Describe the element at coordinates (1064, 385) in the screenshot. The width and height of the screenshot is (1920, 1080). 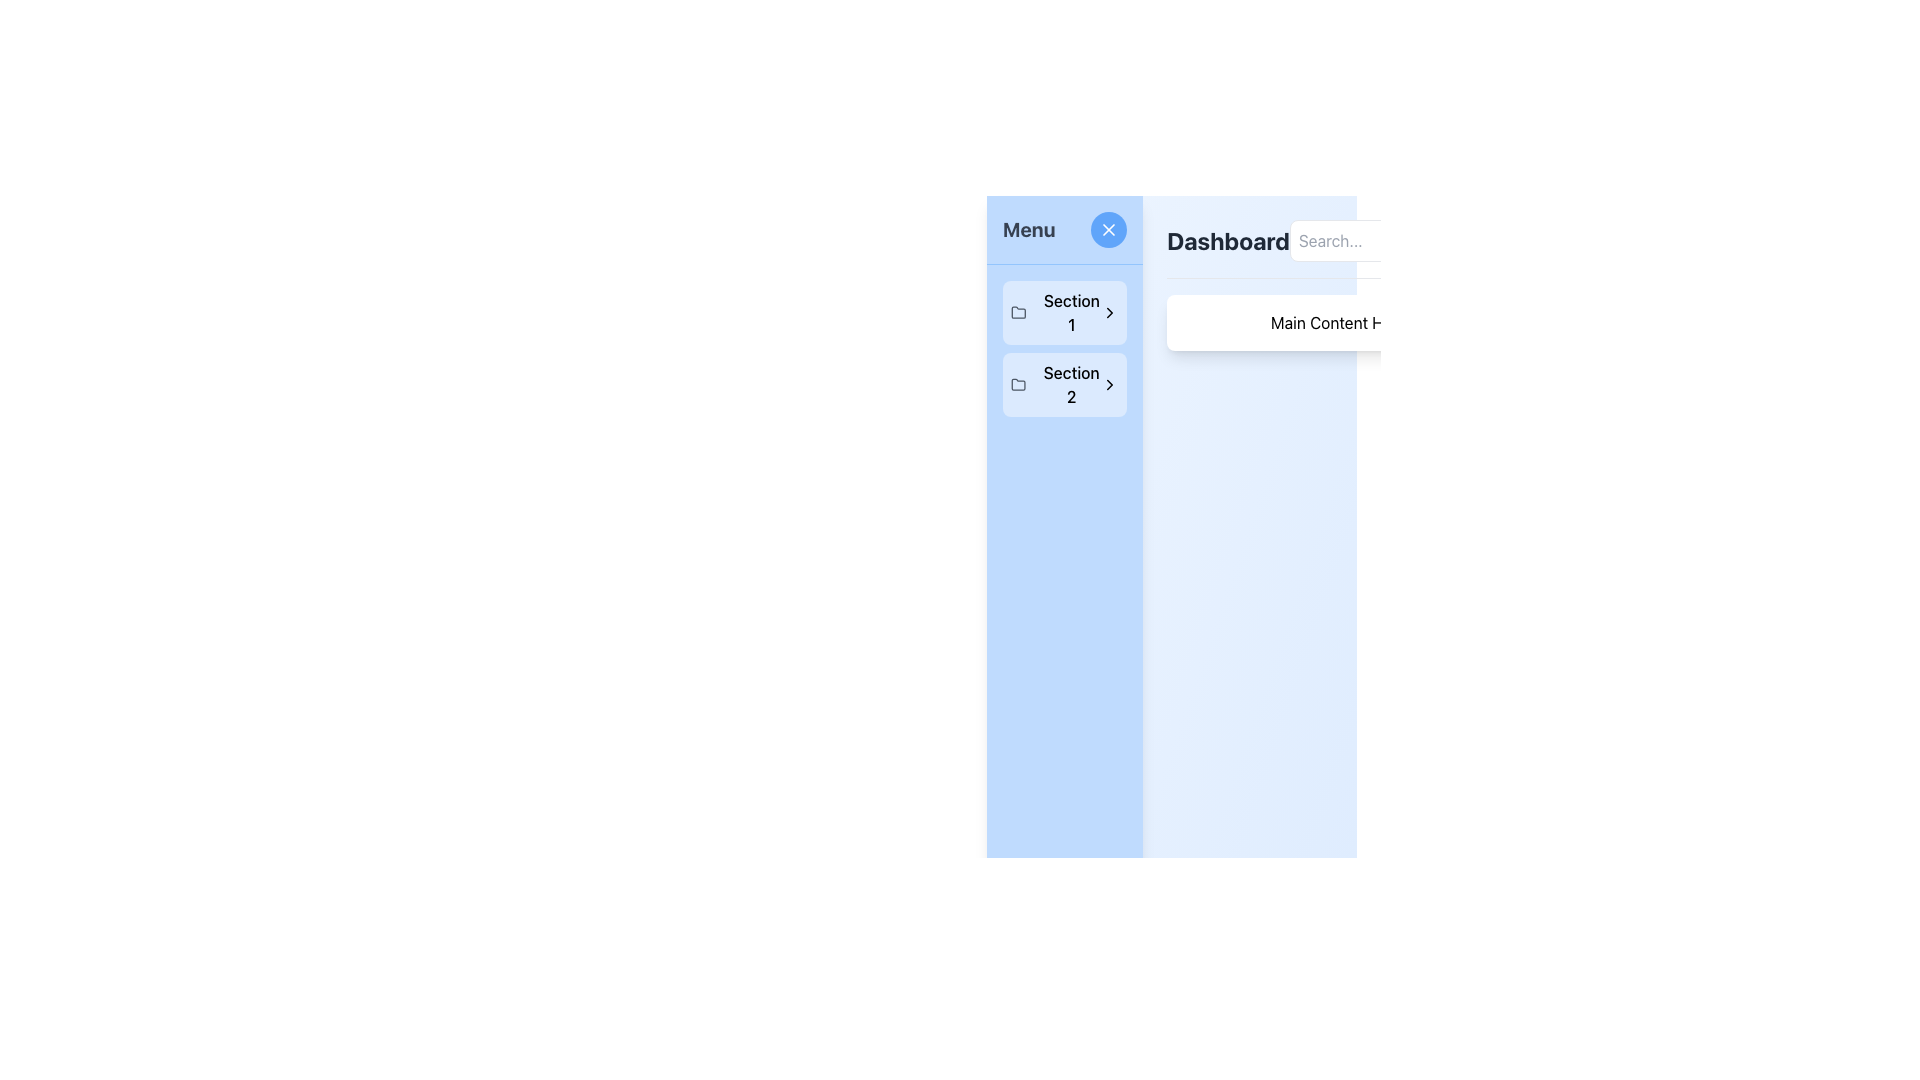
I see `the second menu item in the navigation sidebar that allows users` at that location.